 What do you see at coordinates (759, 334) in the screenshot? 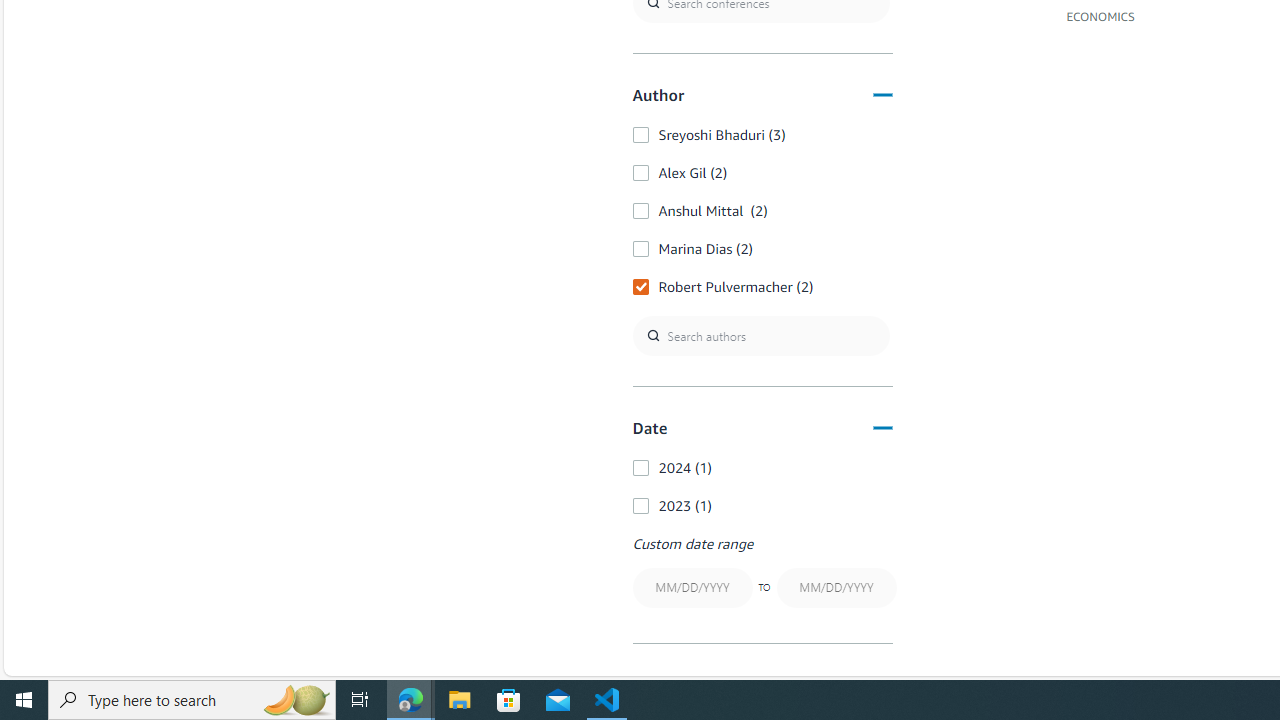
I see `'Search authors'` at bounding box center [759, 334].